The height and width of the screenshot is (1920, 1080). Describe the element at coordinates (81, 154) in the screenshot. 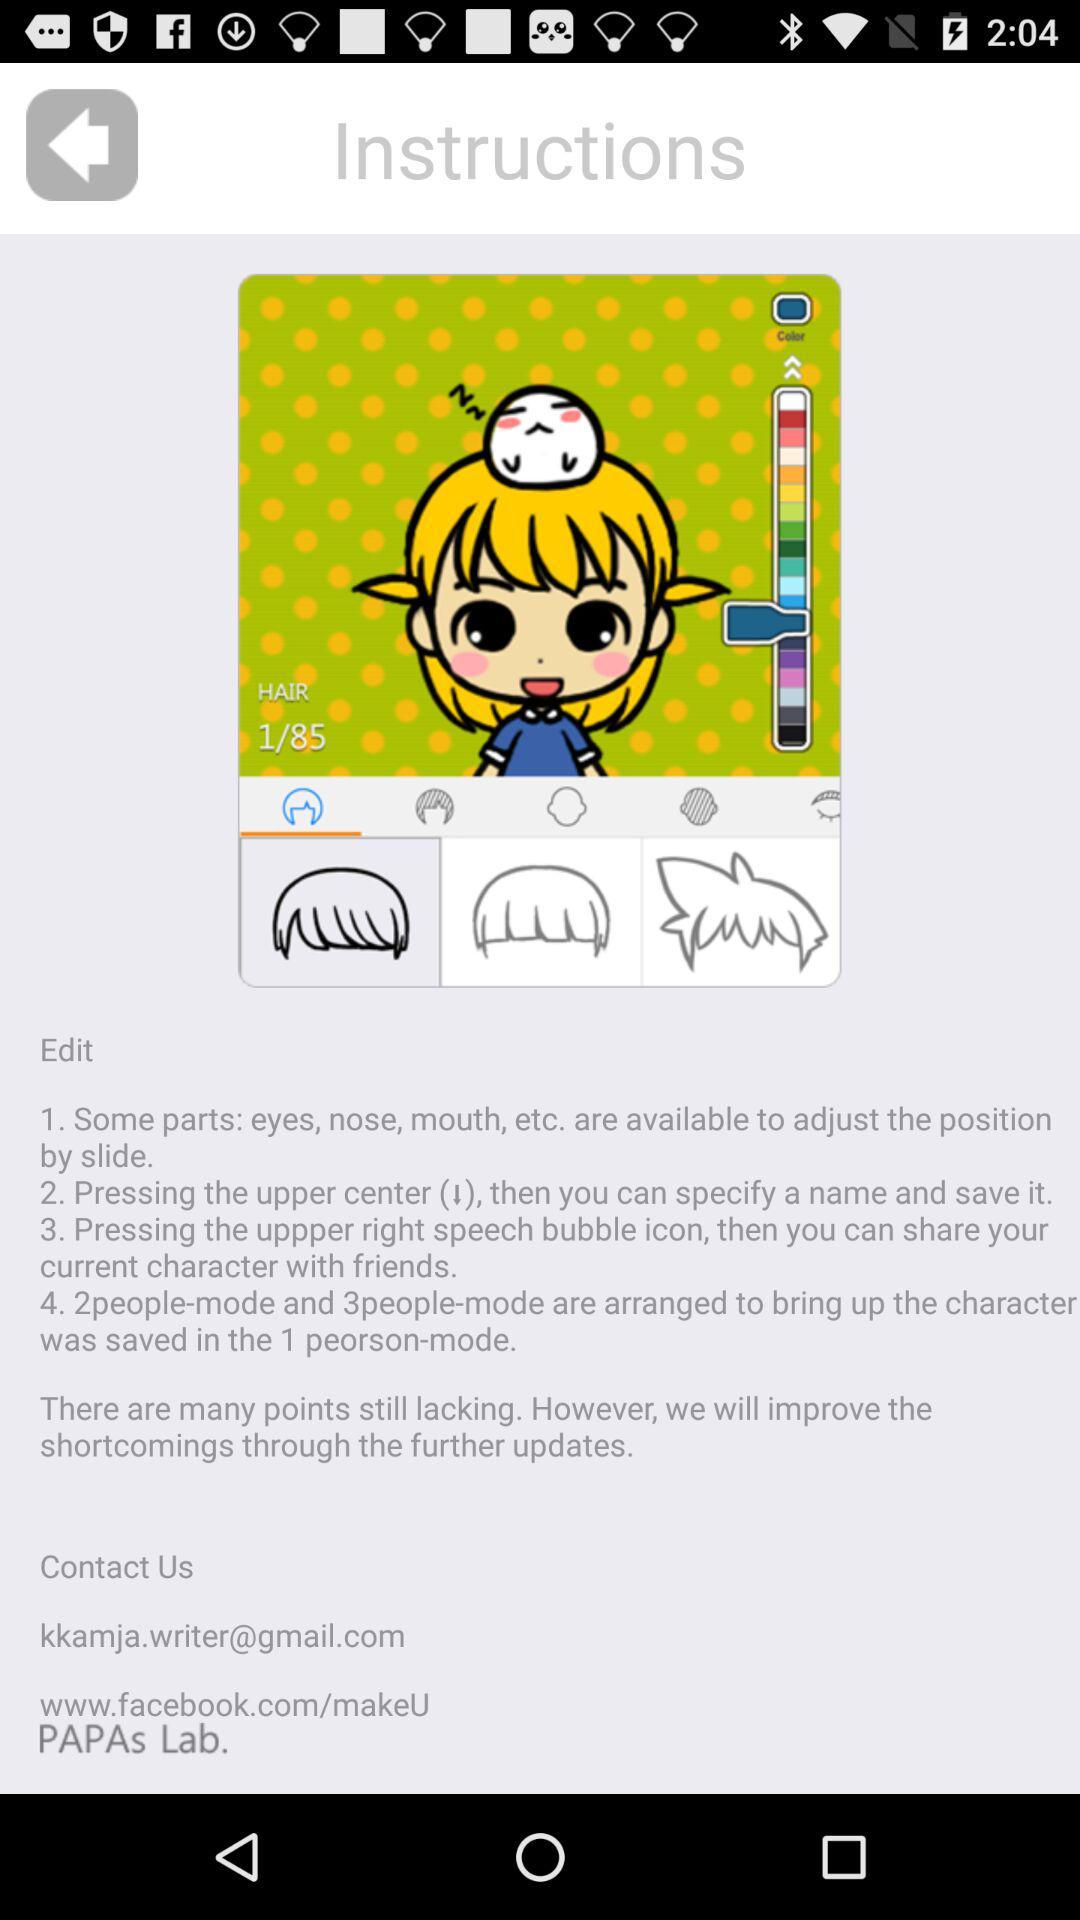

I see `the arrow_backward icon` at that location.